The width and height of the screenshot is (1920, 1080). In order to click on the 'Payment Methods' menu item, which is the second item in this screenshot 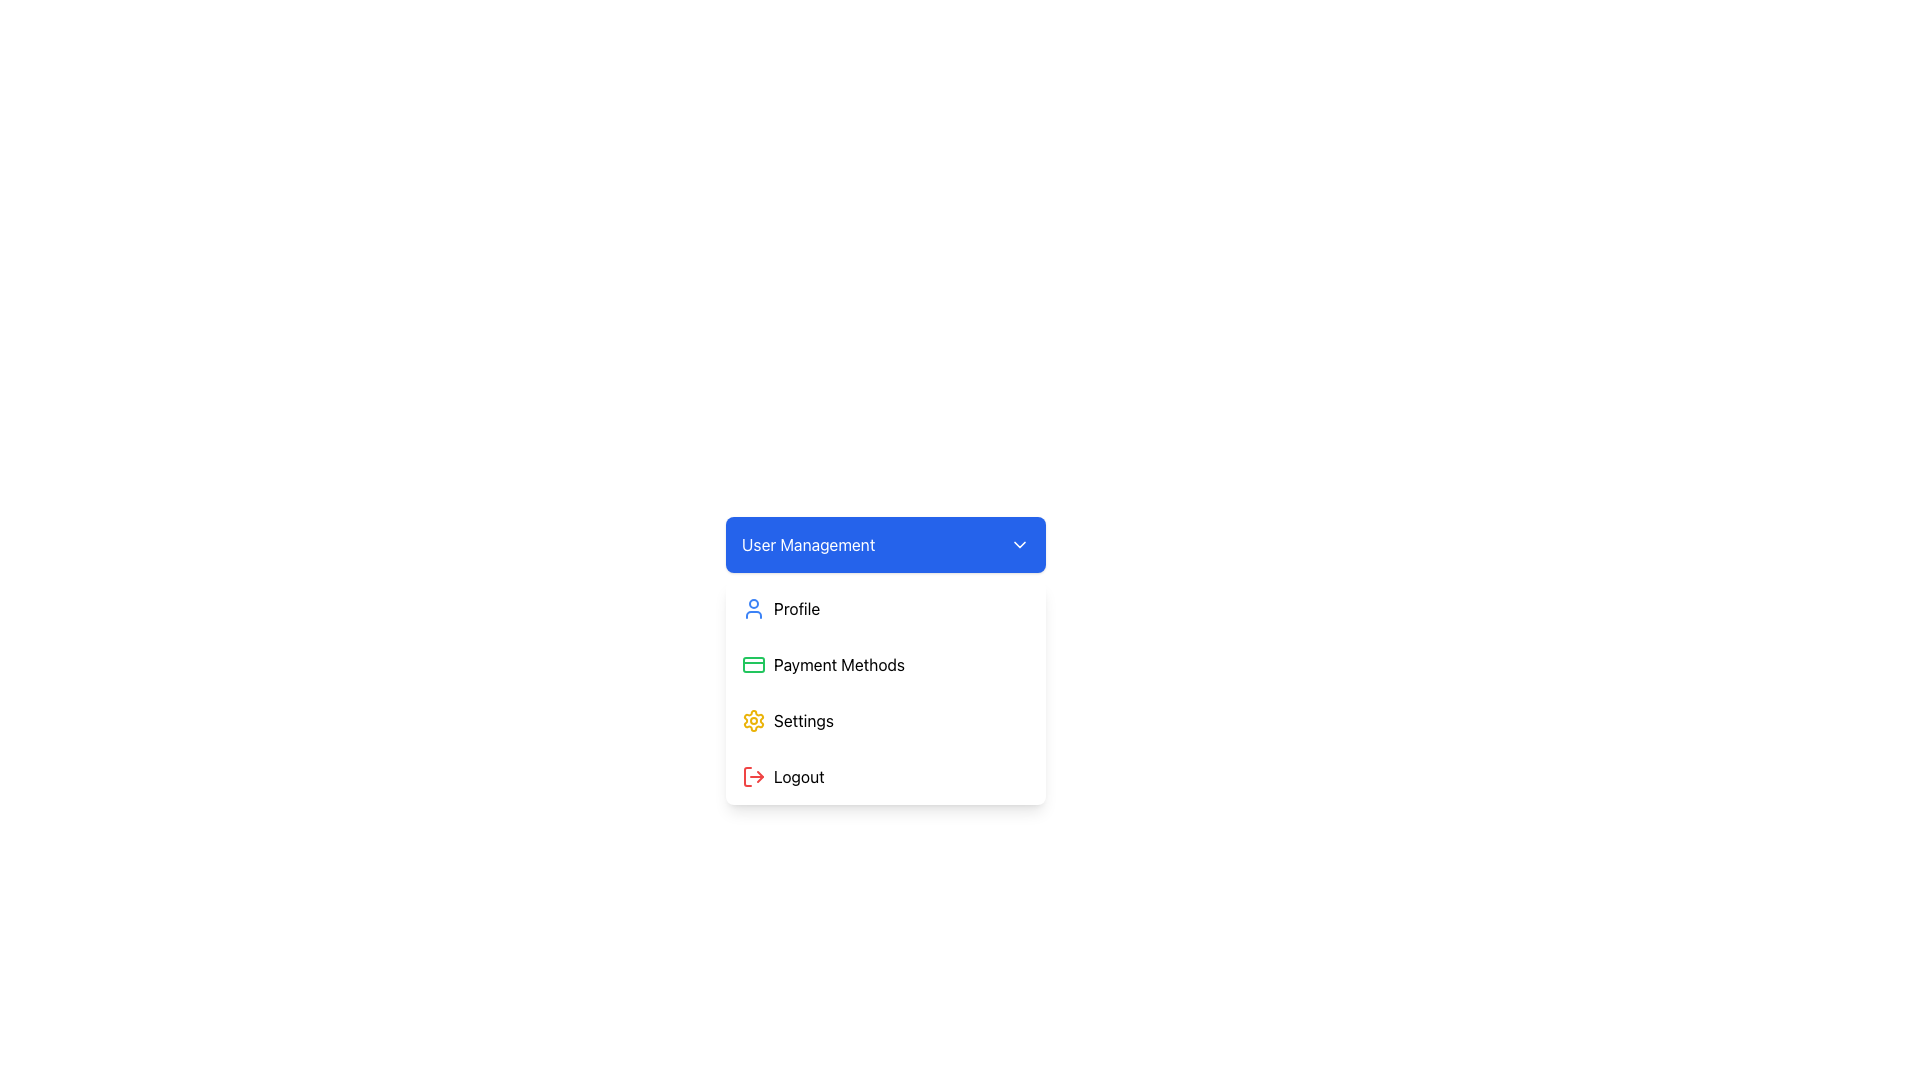, I will do `click(885, 664)`.